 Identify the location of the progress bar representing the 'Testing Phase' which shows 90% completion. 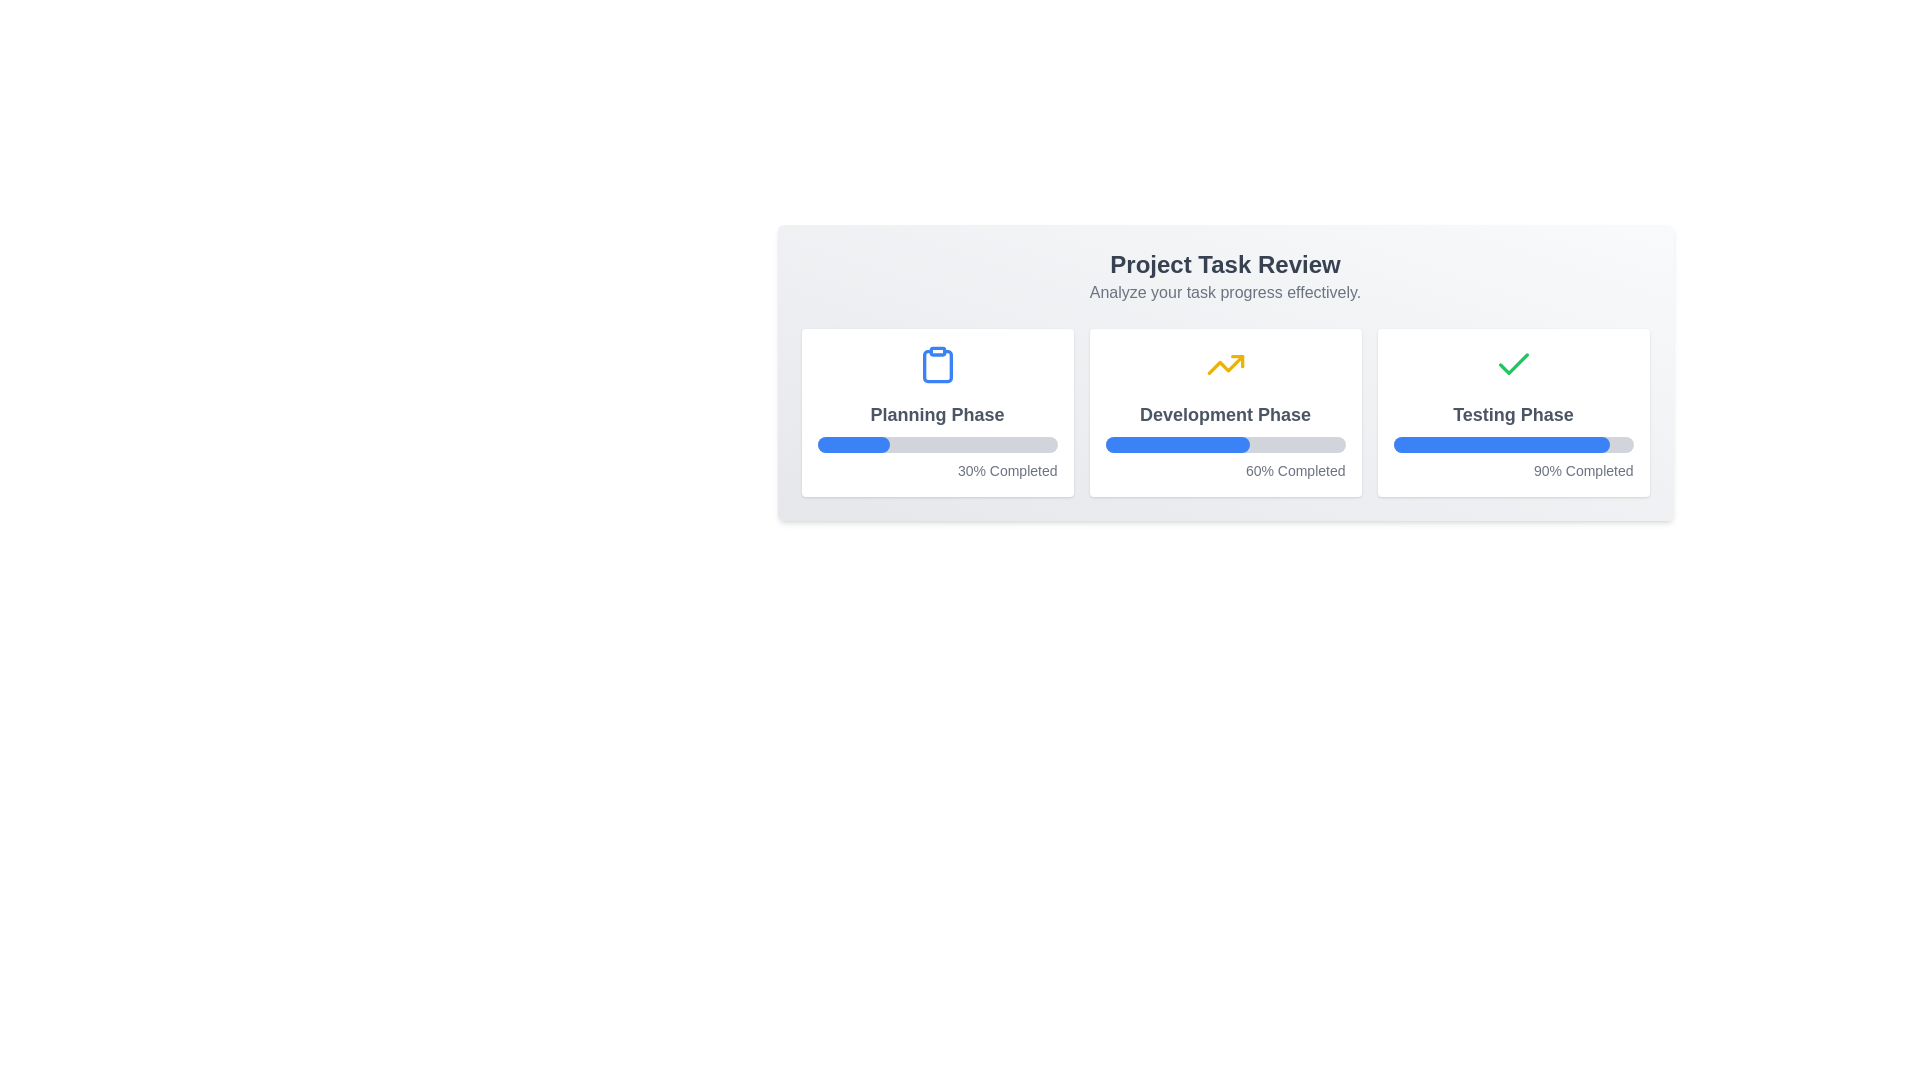
(1501, 443).